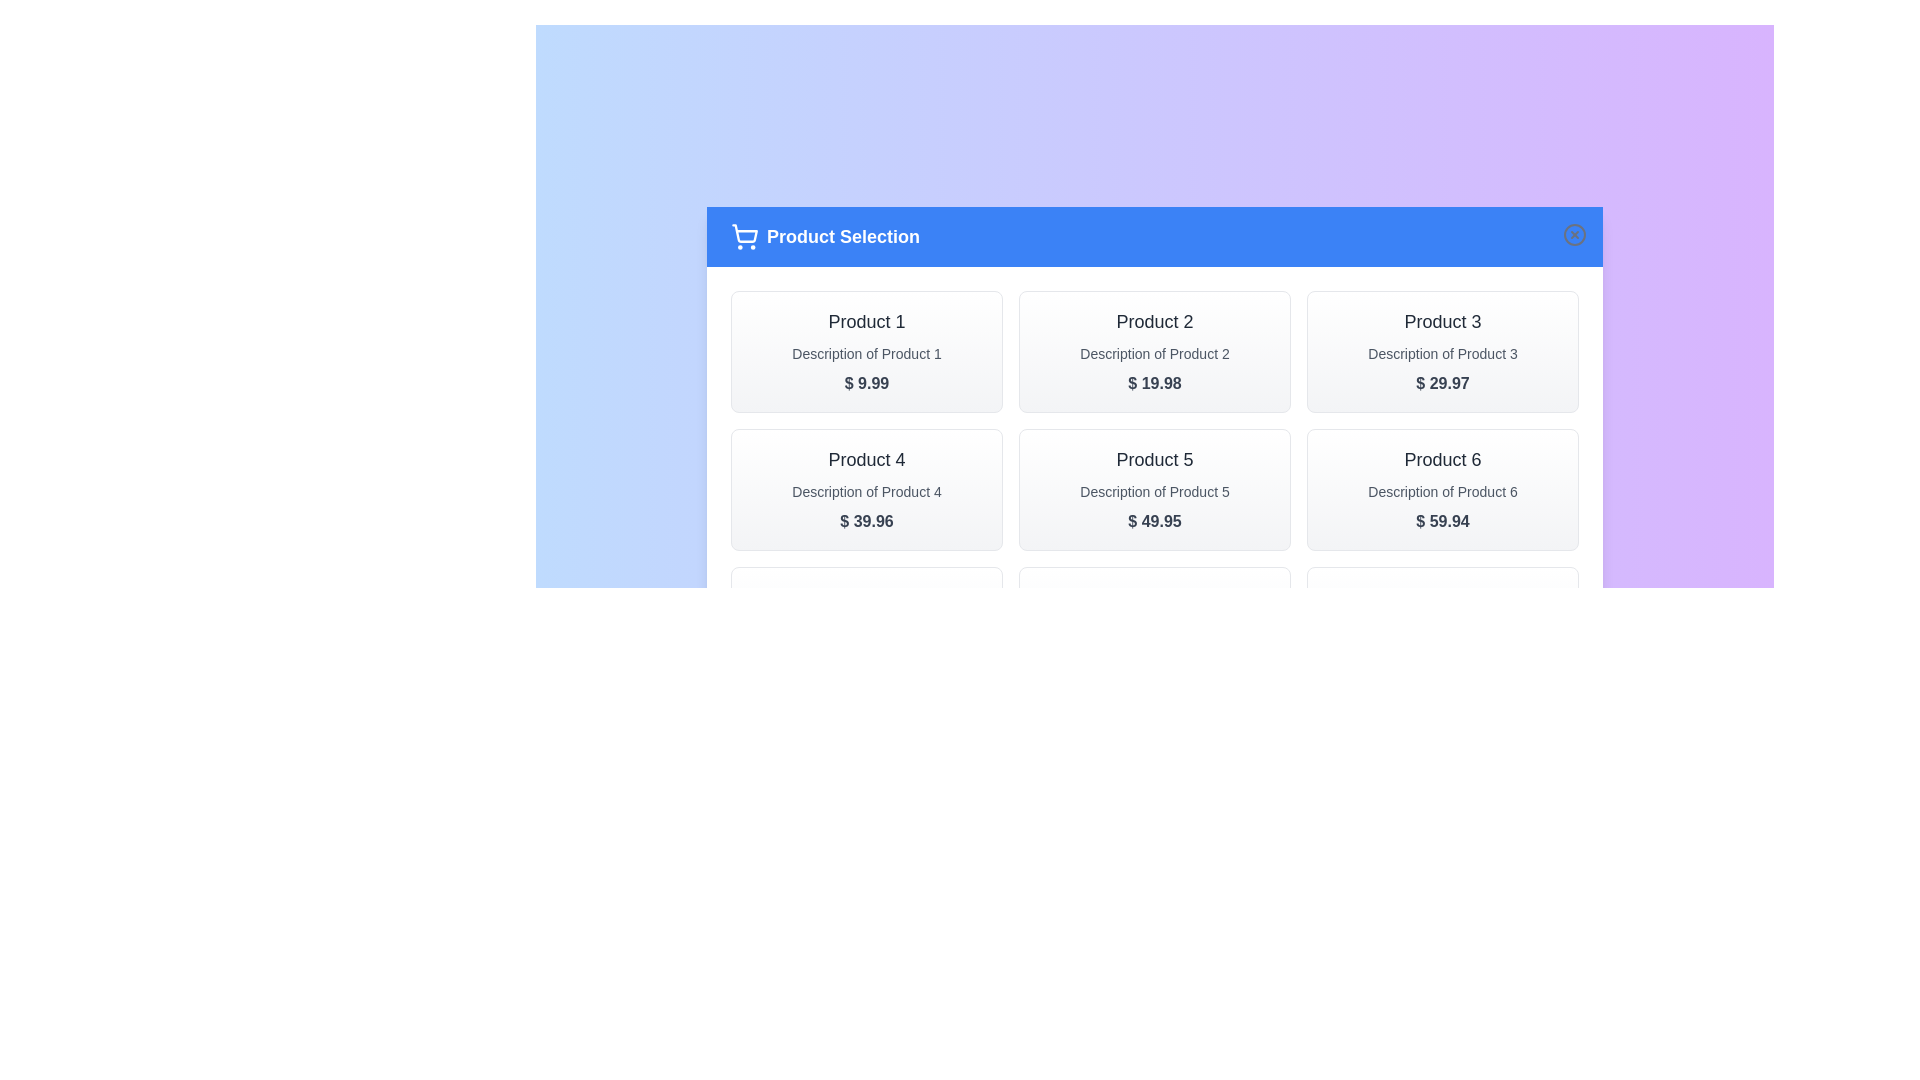  What do you see at coordinates (1155, 489) in the screenshot?
I see `the product card for Product 5` at bounding box center [1155, 489].